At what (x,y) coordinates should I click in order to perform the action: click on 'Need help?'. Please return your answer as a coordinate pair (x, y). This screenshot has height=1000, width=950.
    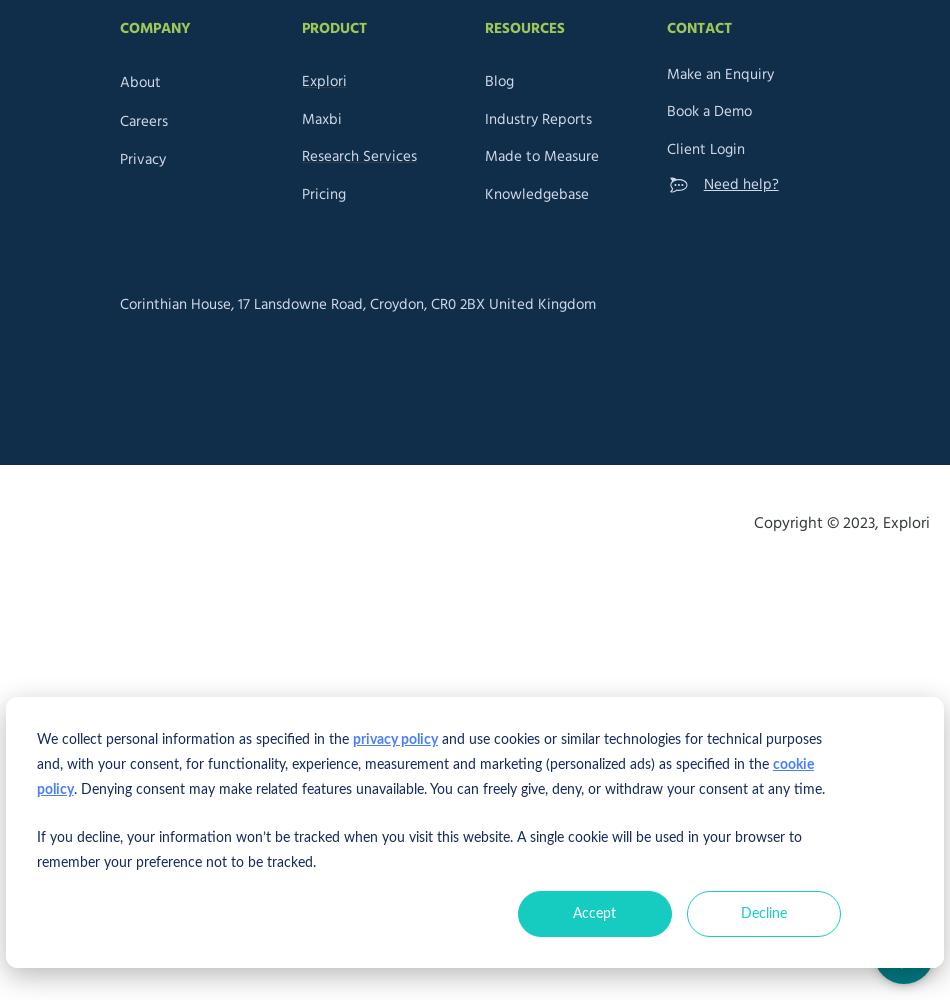
    Looking at the image, I should click on (739, 184).